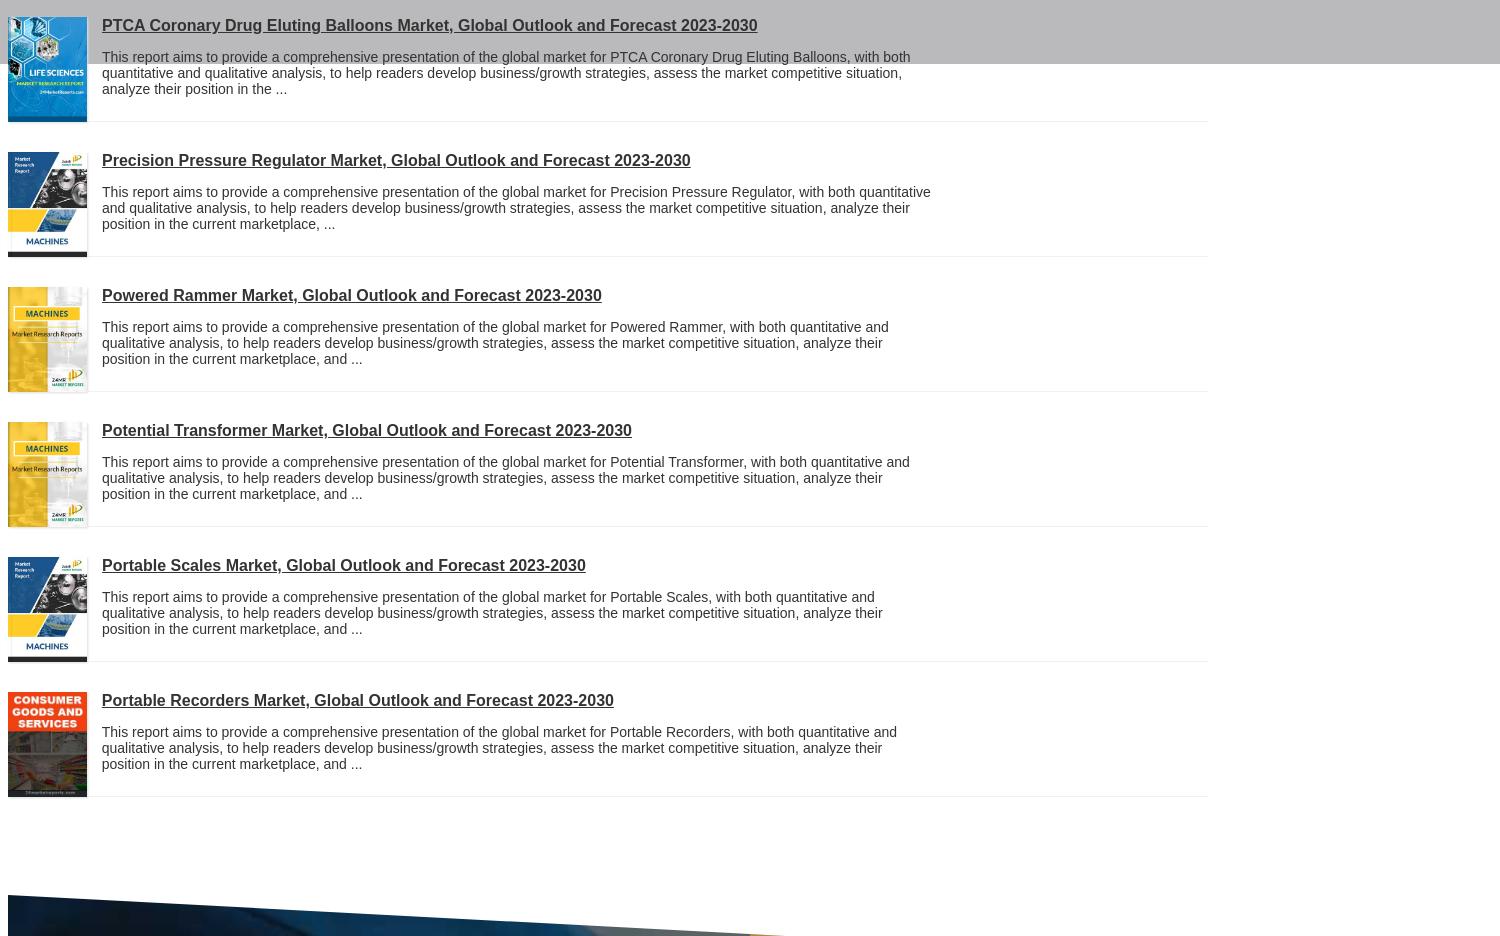 This screenshot has width=1500, height=936. What do you see at coordinates (356, 700) in the screenshot?
I see `'Portable Recorders Market, Global Outlook and Forecast 2023-2030'` at bounding box center [356, 700].